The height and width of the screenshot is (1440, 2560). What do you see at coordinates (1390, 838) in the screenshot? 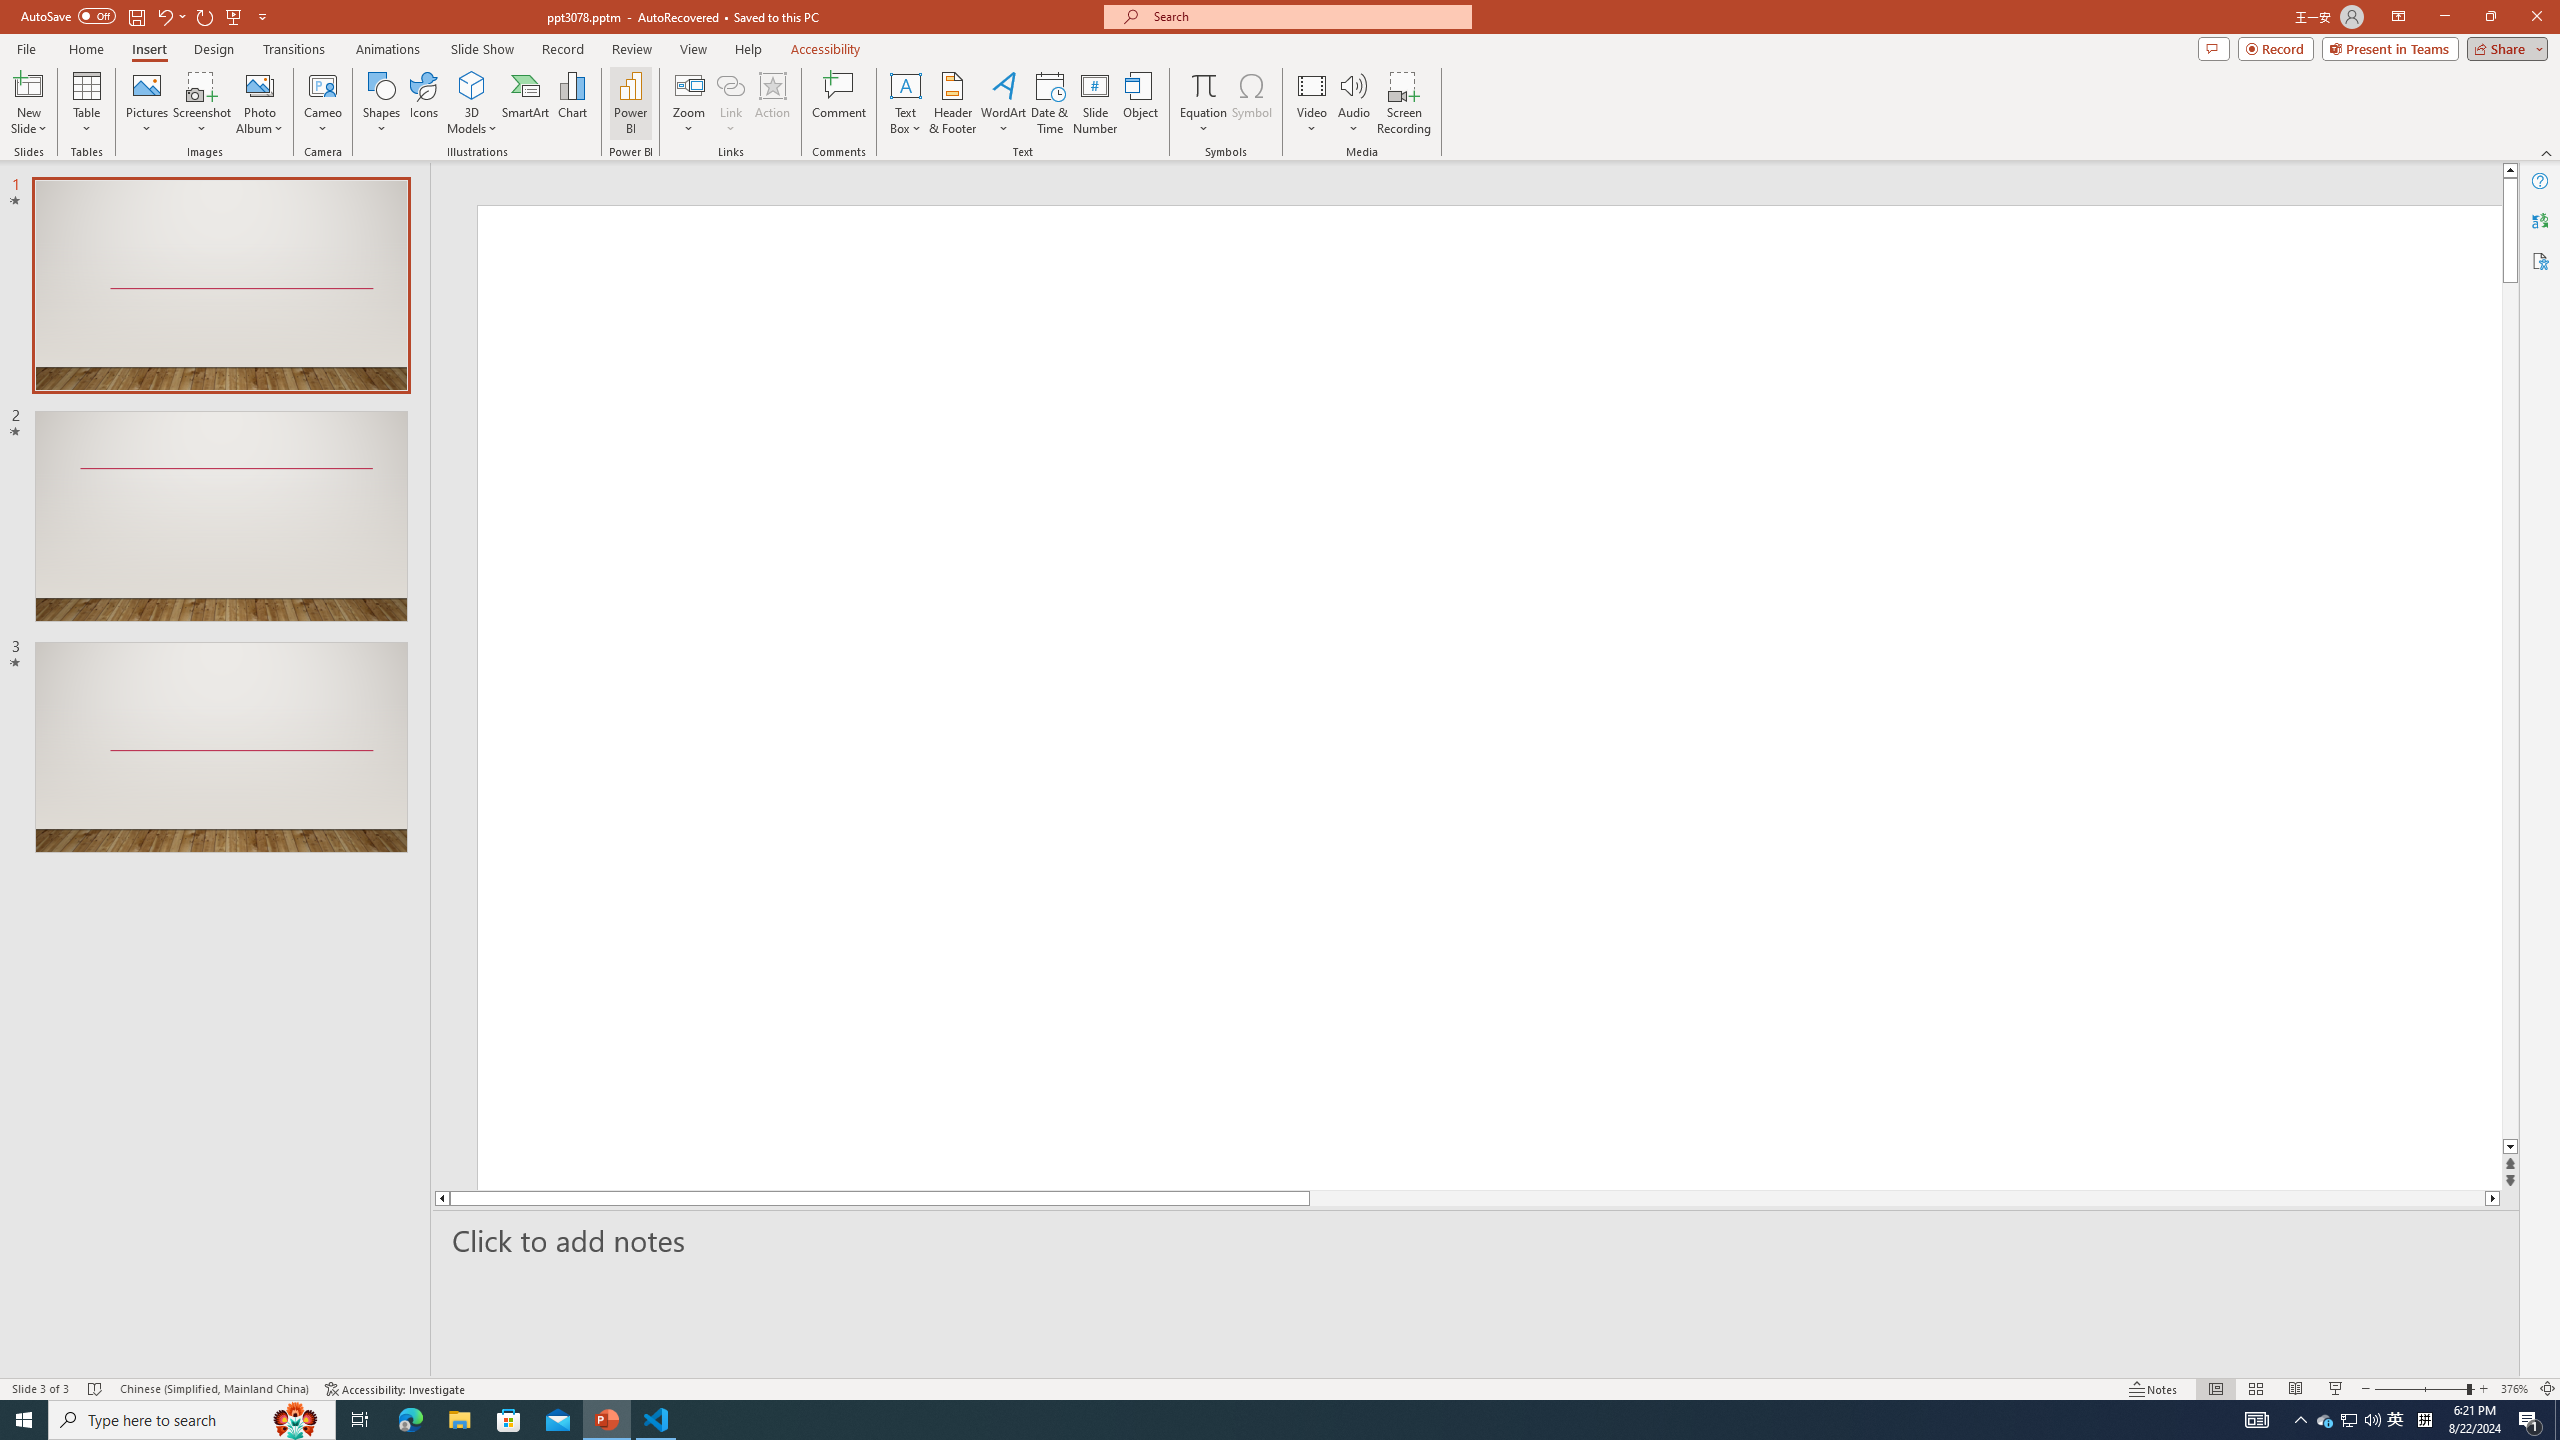
I see `'Title TextBox'` at bounding box center [1390, 838].